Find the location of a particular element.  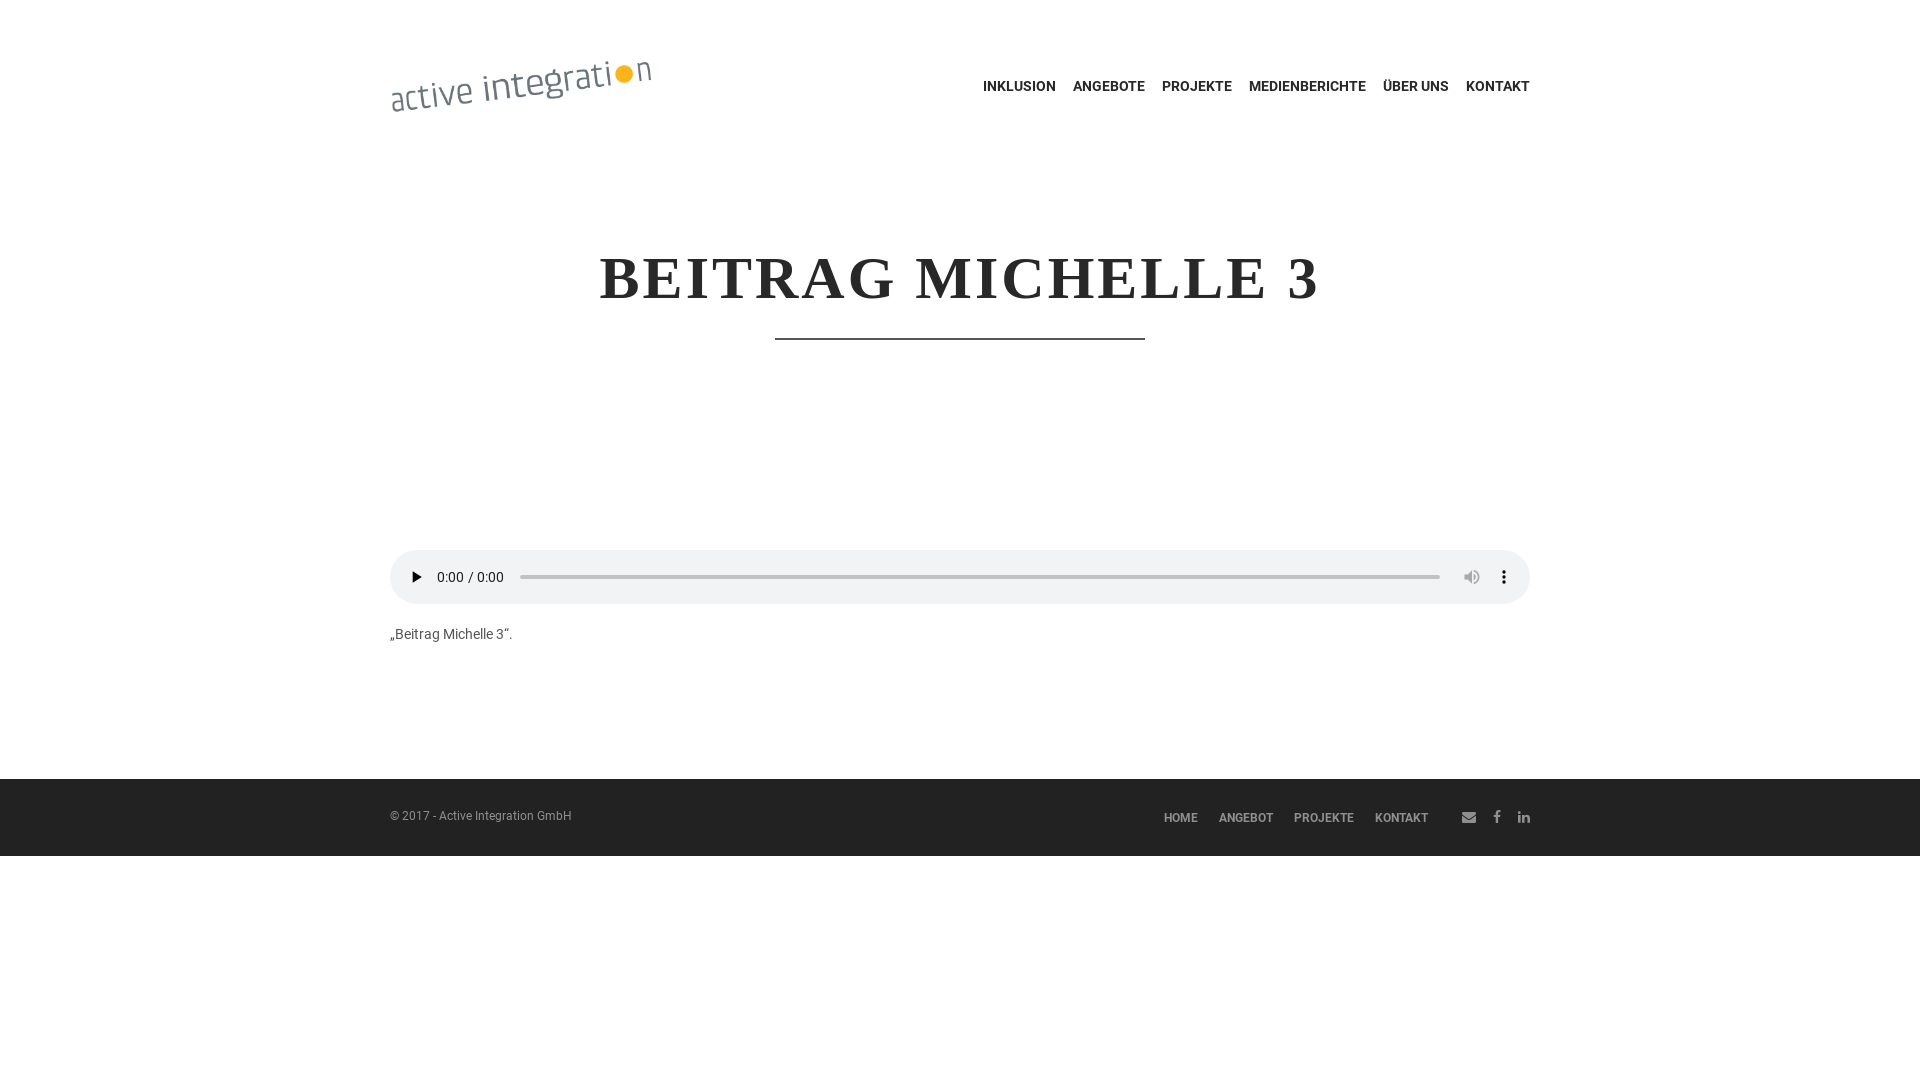

'PROJEKTE' is located at coordinates (1324, 817).